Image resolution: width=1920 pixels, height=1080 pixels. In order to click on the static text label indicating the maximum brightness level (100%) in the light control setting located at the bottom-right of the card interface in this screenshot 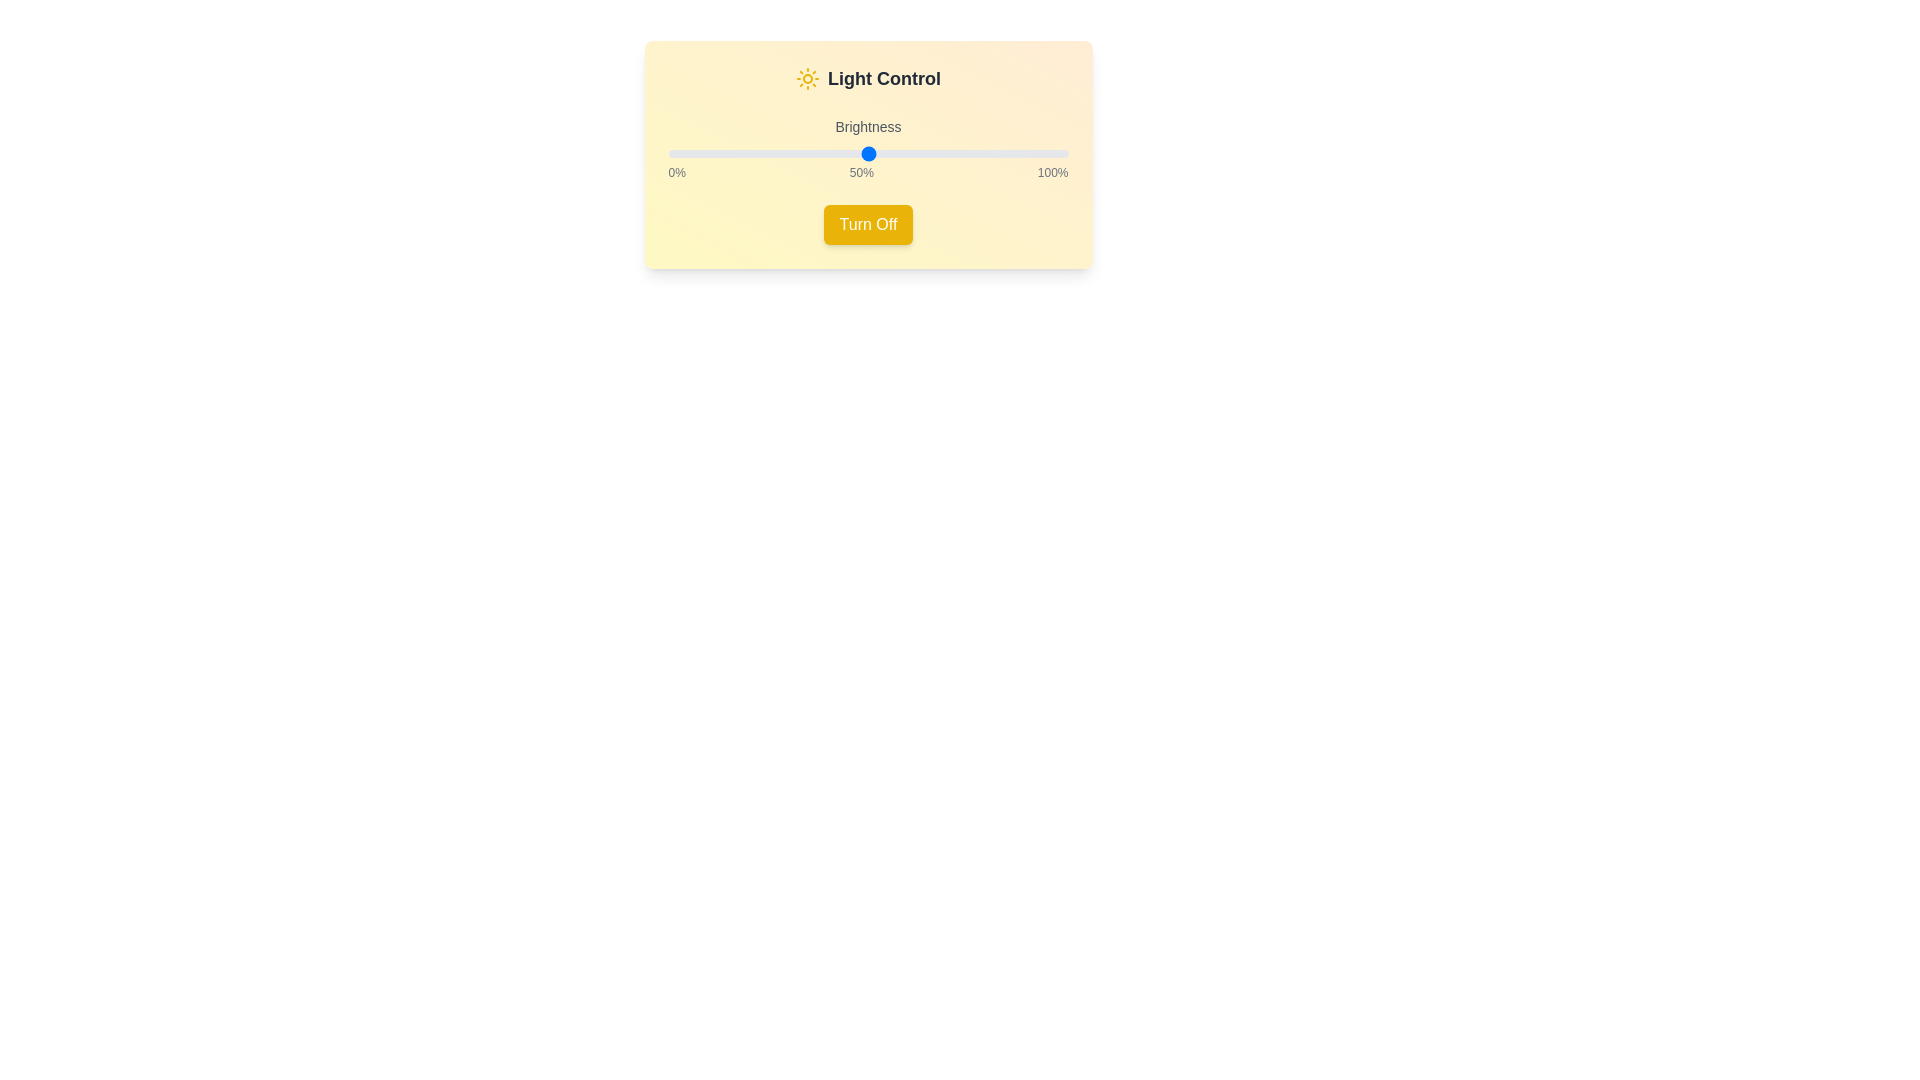, I will do `click(1052, 172)`.